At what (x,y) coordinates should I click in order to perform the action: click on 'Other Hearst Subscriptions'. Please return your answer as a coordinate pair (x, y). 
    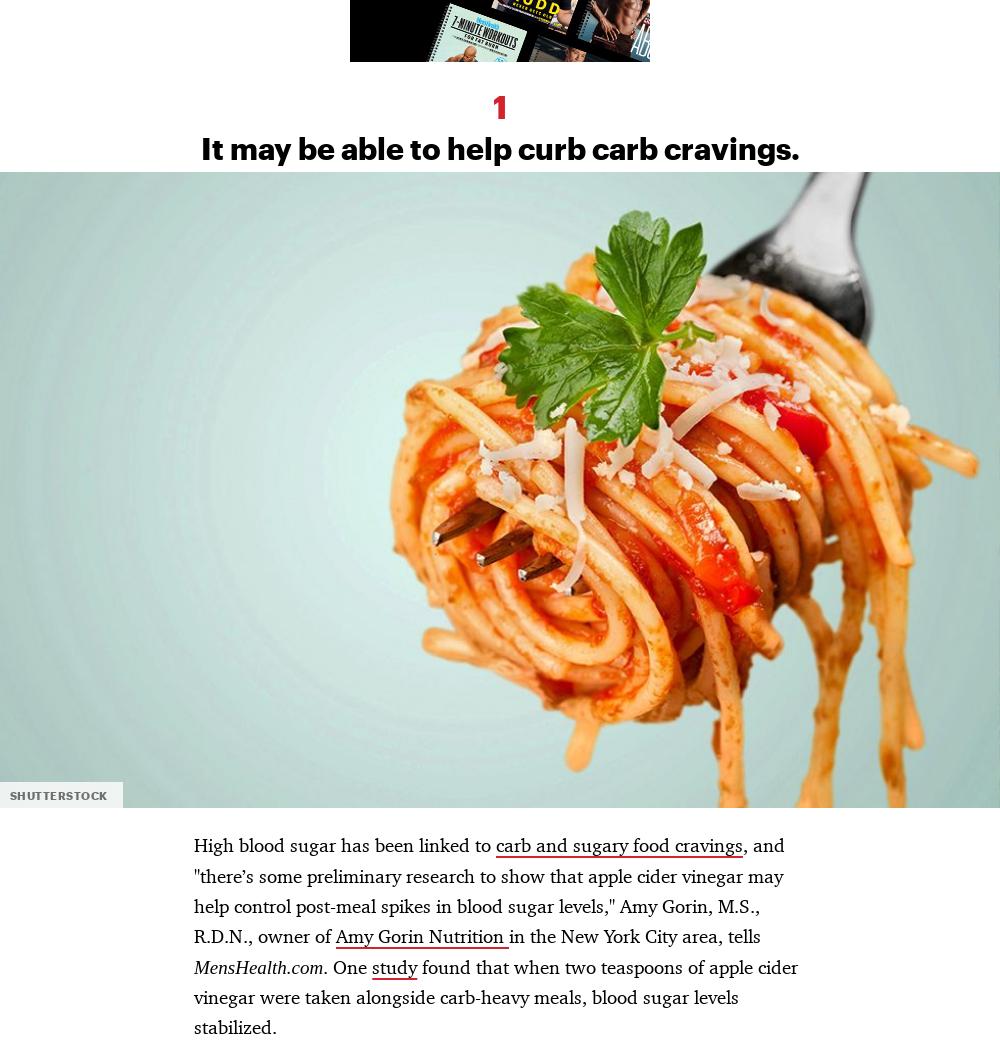
    Looking at the image, I should click on (132, 247).